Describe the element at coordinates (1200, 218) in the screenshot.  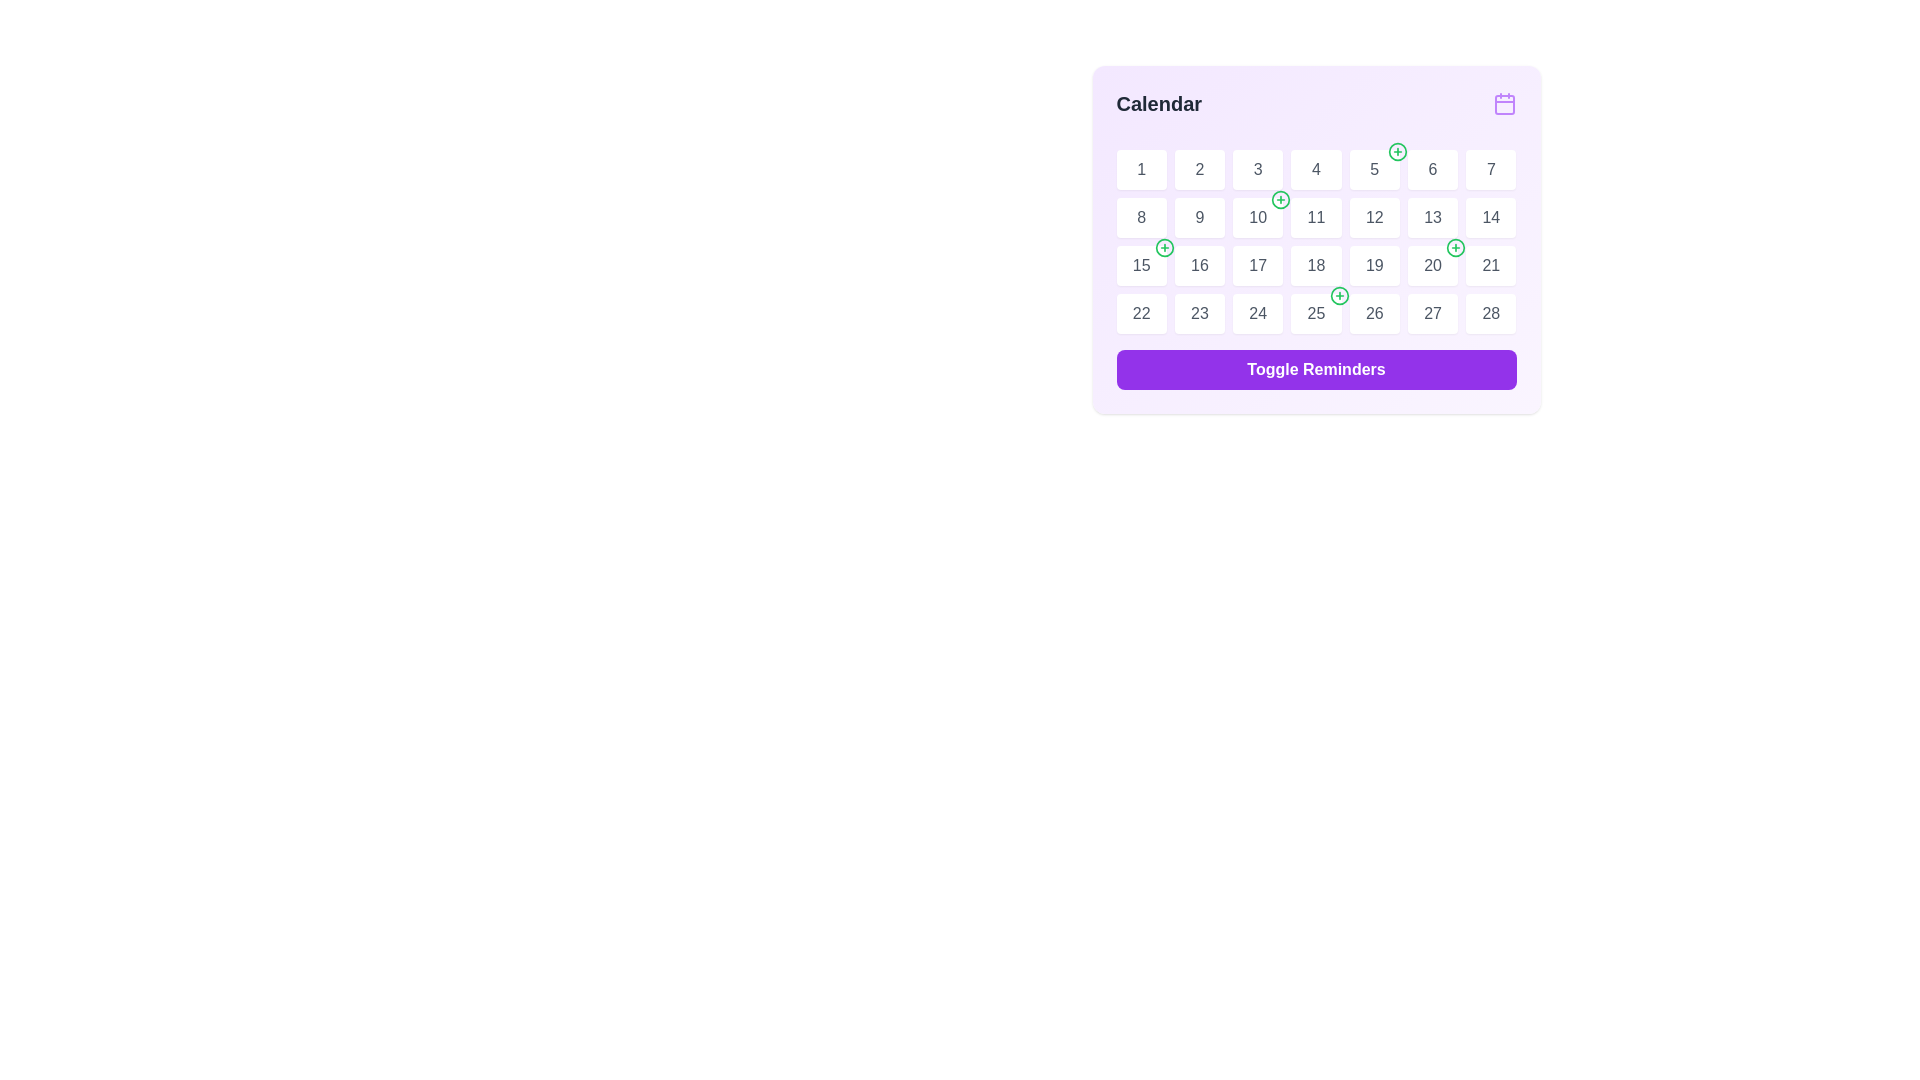
I see `the calendar date cell displaying the number '9' located on the second row, third column of the calendar grid to show a context menu` at that location.